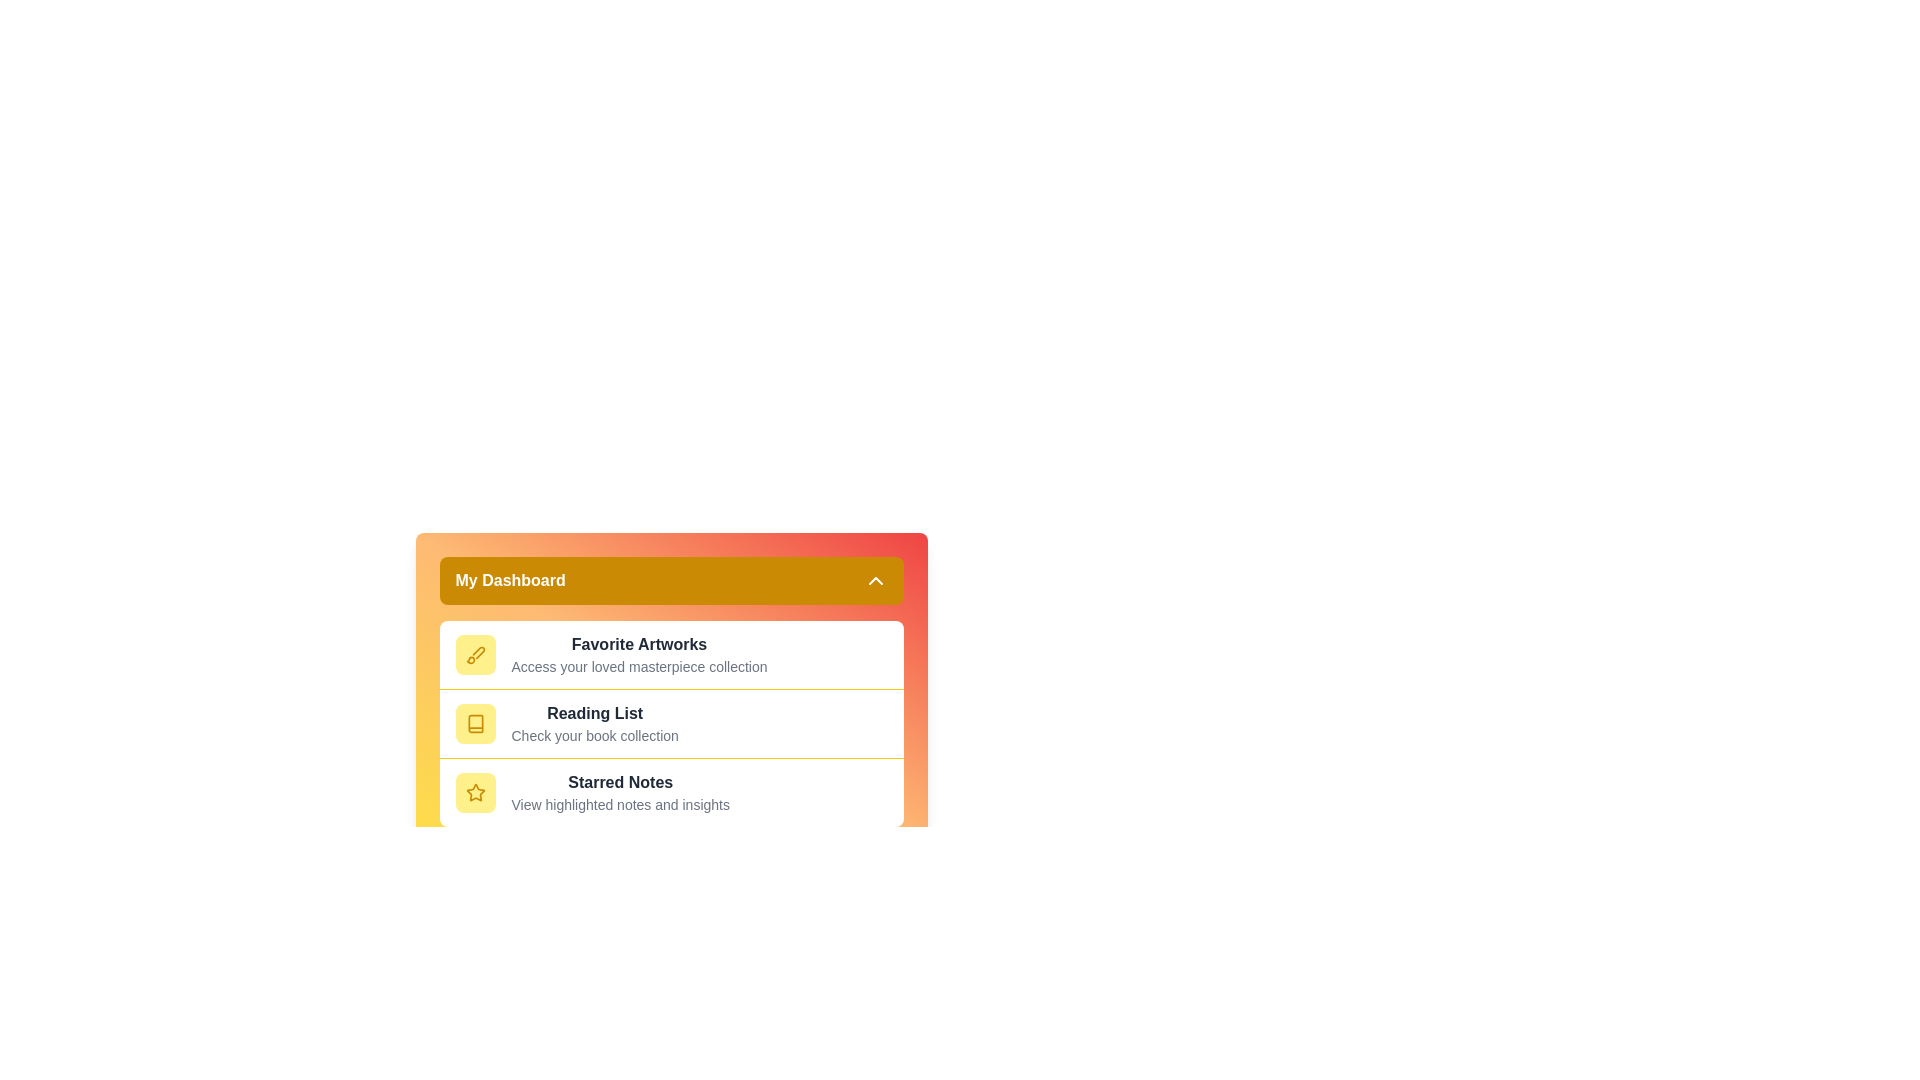 The width and height of the screenshot is (1920, 1080). I want to click on the bottommost List Item with Icon and Text in the vertical list, so click(671, 791).